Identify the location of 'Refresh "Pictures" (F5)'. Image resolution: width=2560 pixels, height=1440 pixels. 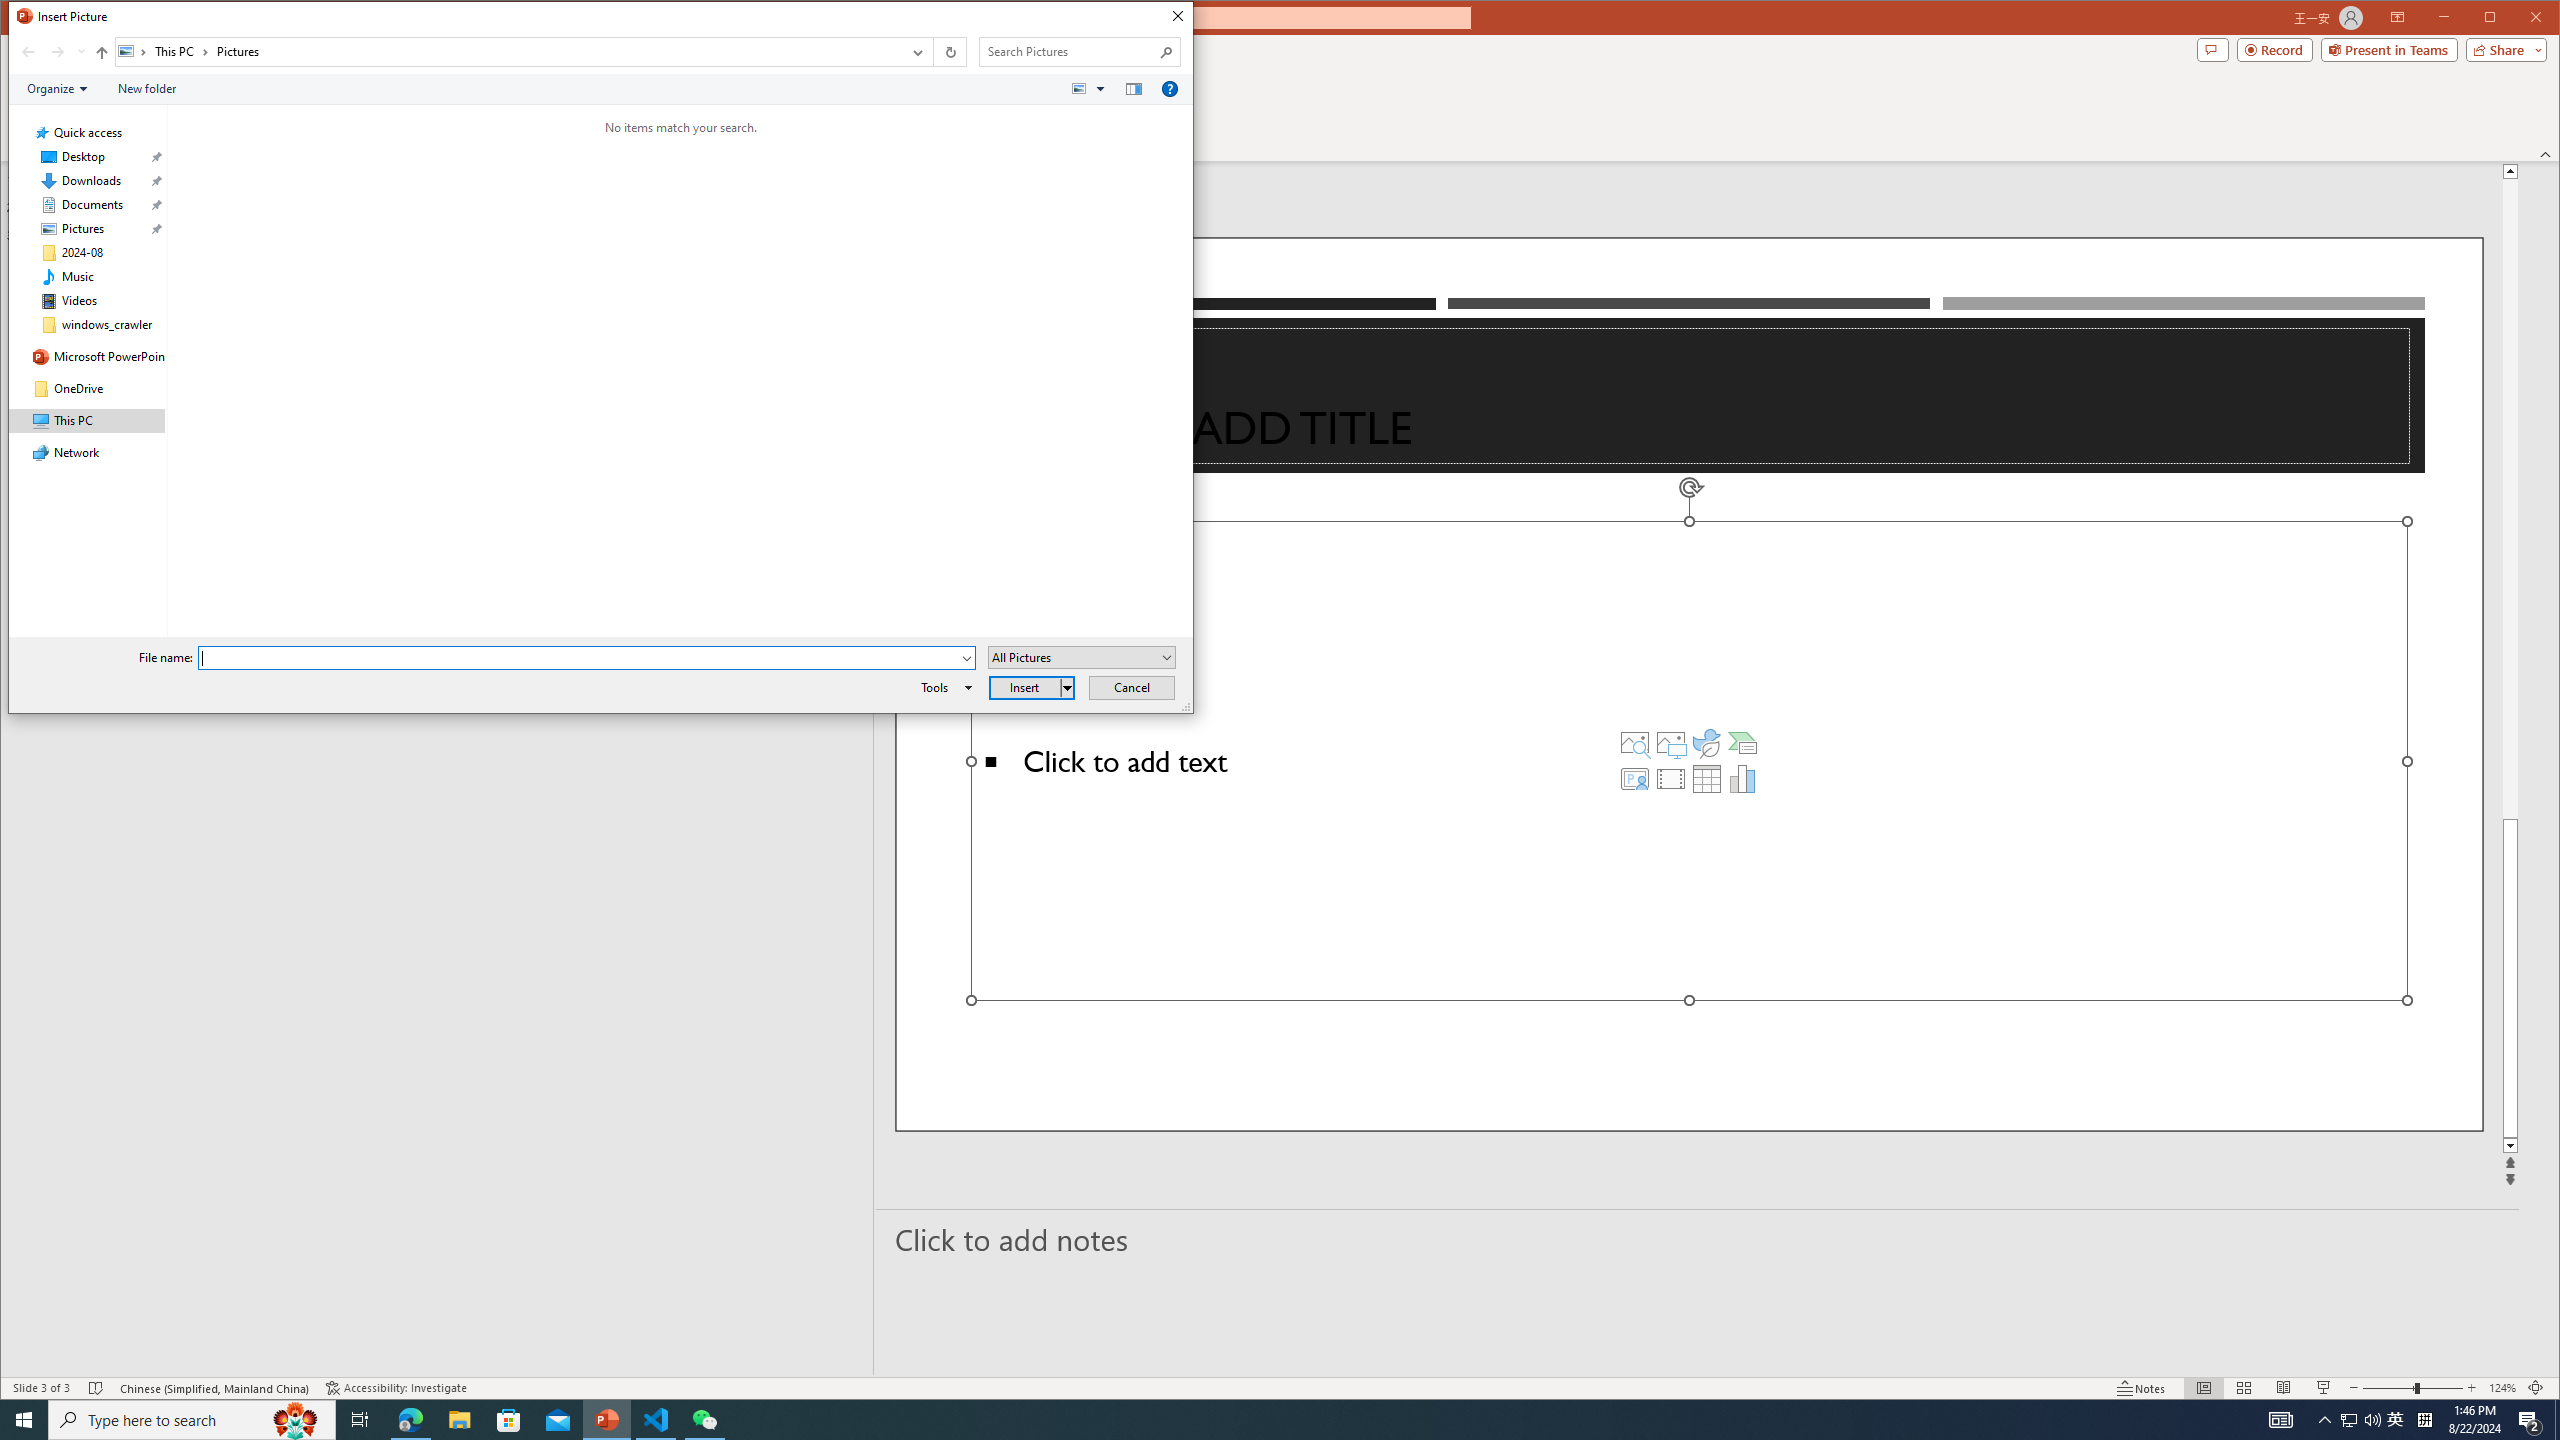
(947, 51).